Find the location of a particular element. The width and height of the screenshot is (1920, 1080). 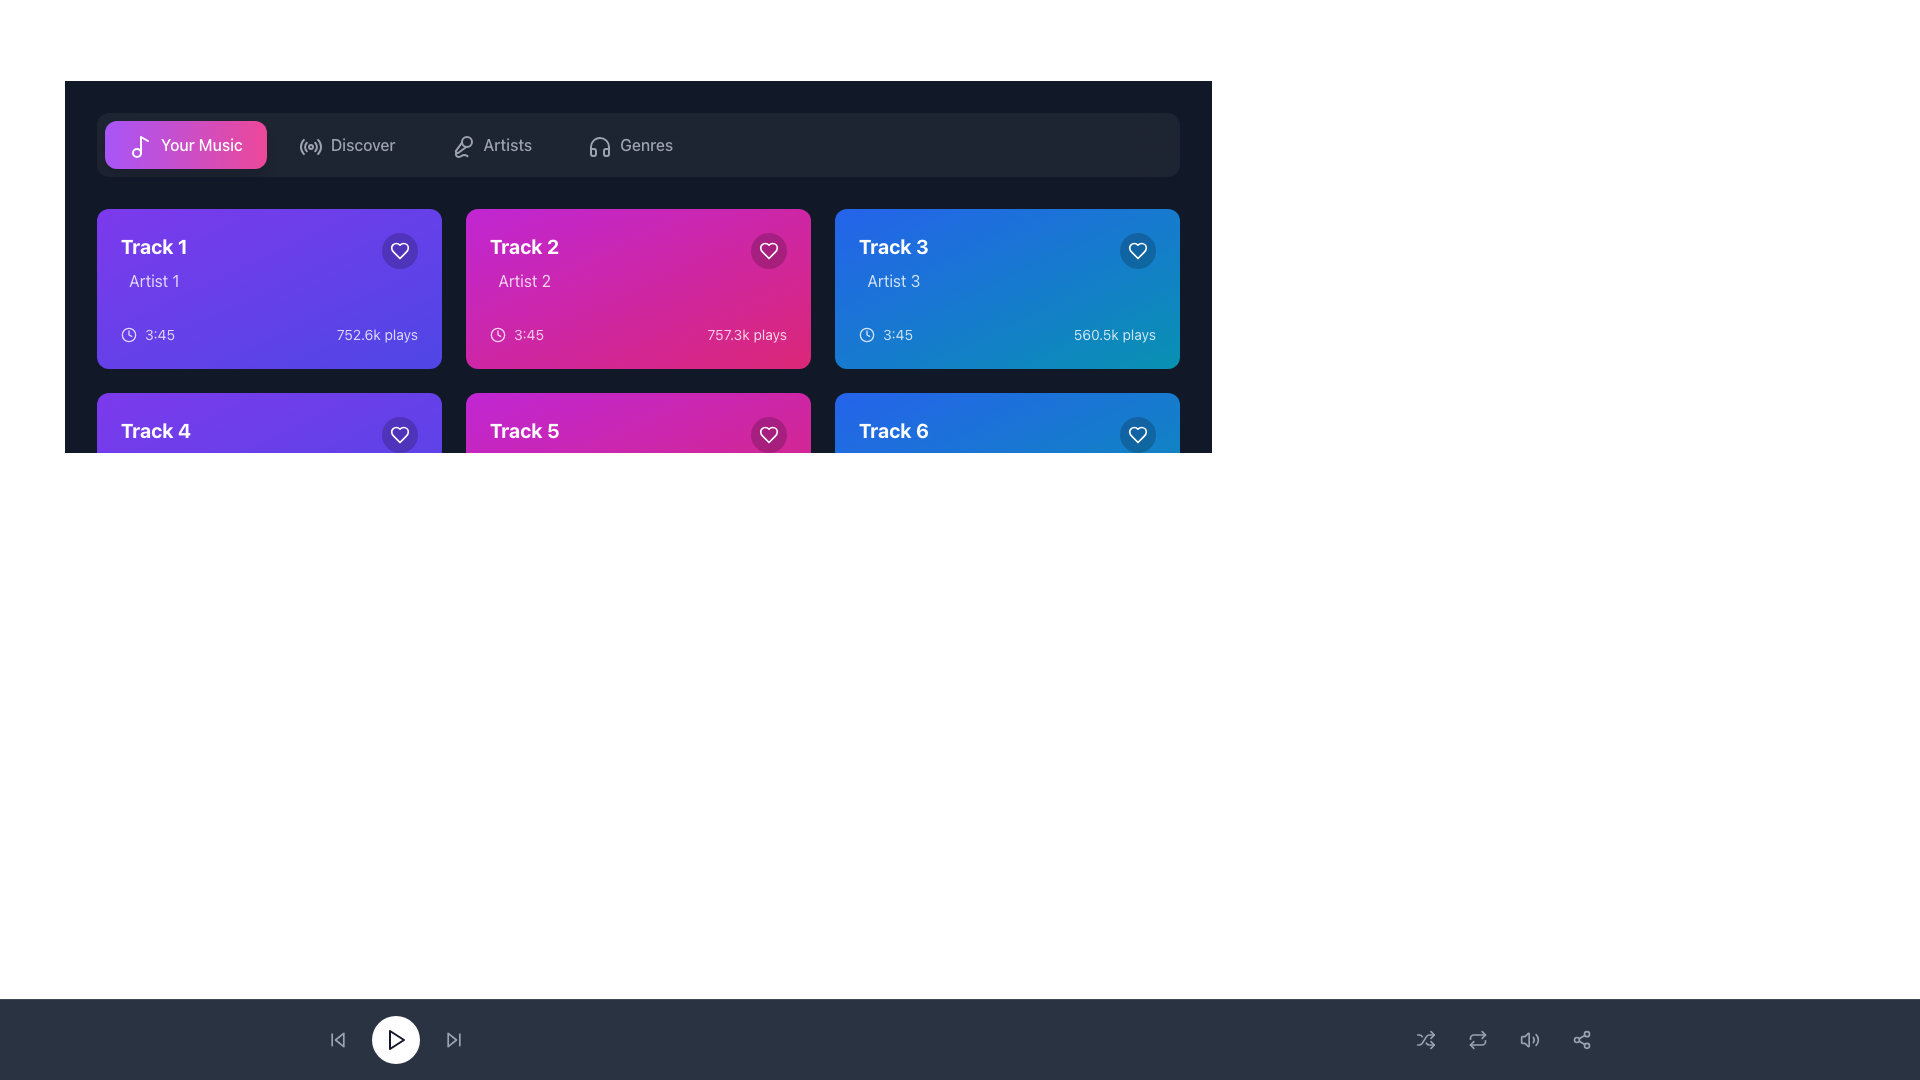

the 'Your Music' button is located at coordinates (143, 144).